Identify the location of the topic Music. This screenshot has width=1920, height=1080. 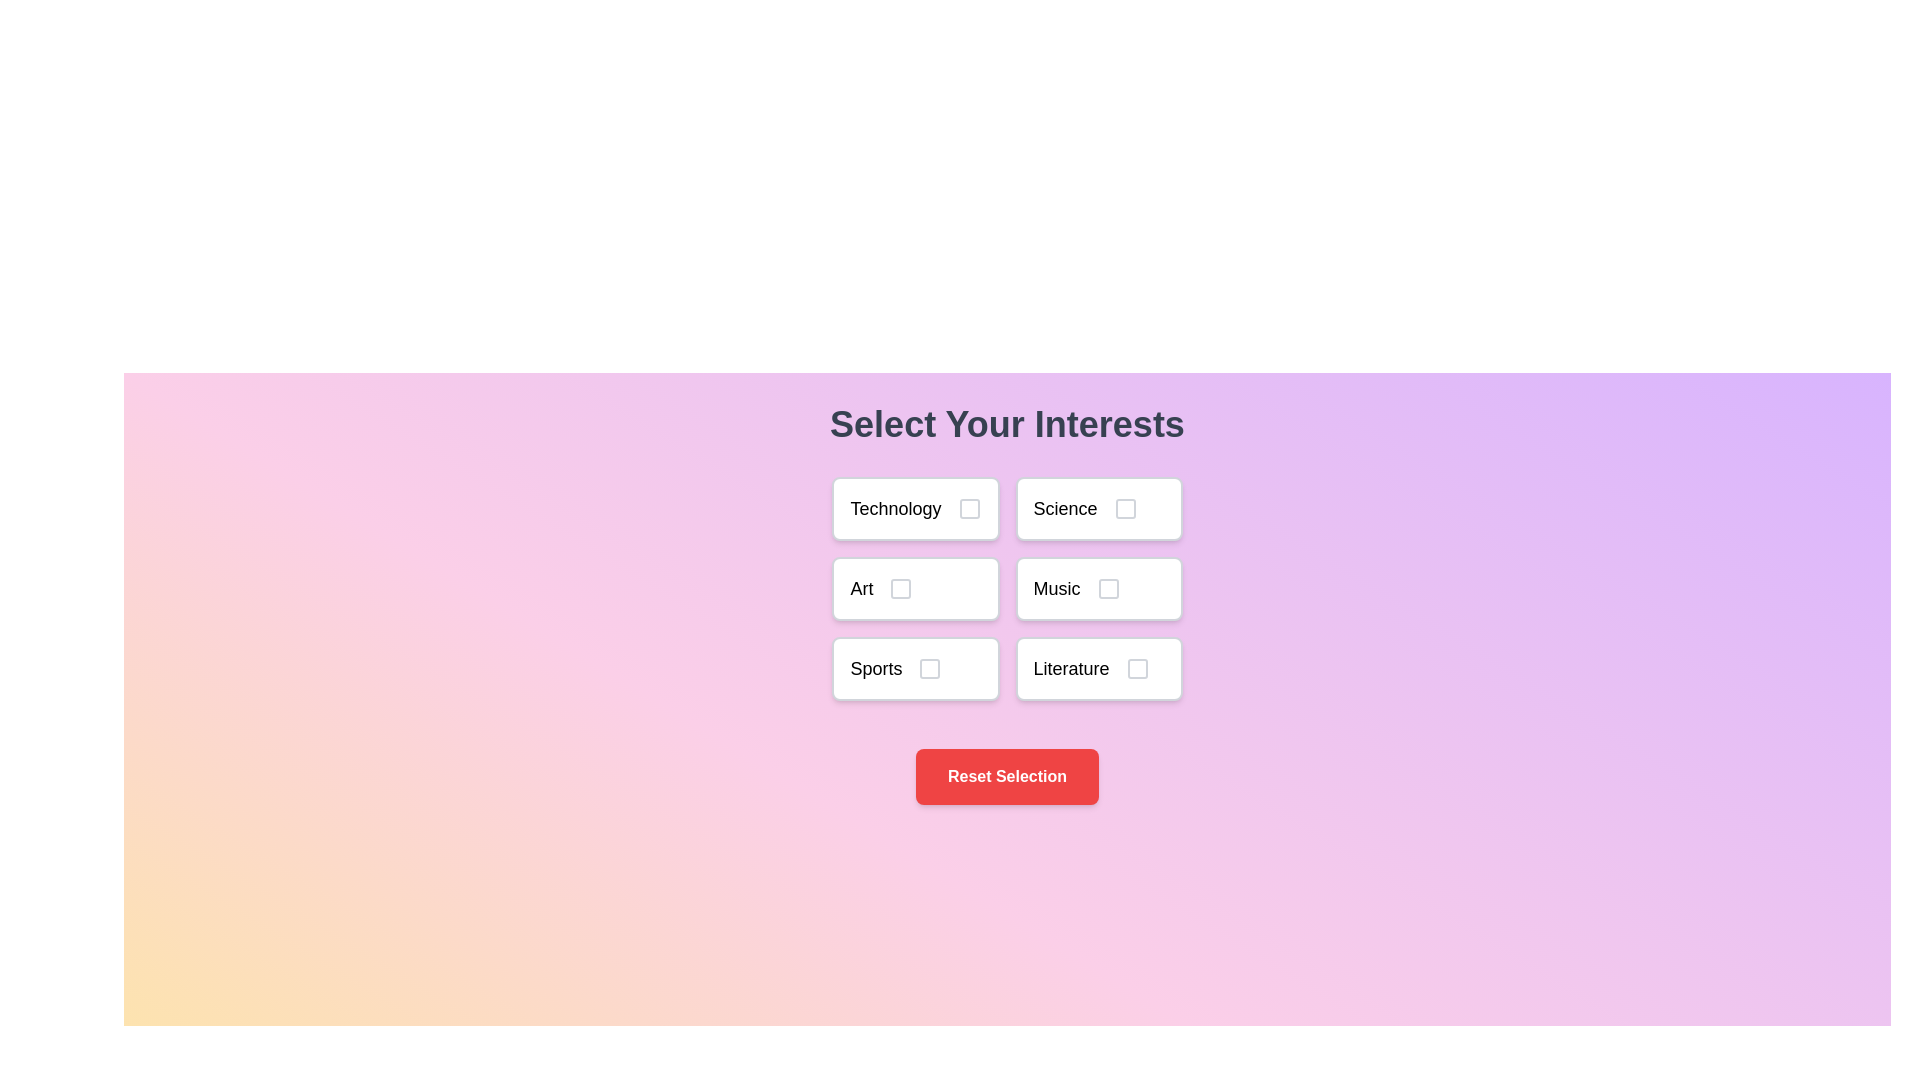
(1098, 588).